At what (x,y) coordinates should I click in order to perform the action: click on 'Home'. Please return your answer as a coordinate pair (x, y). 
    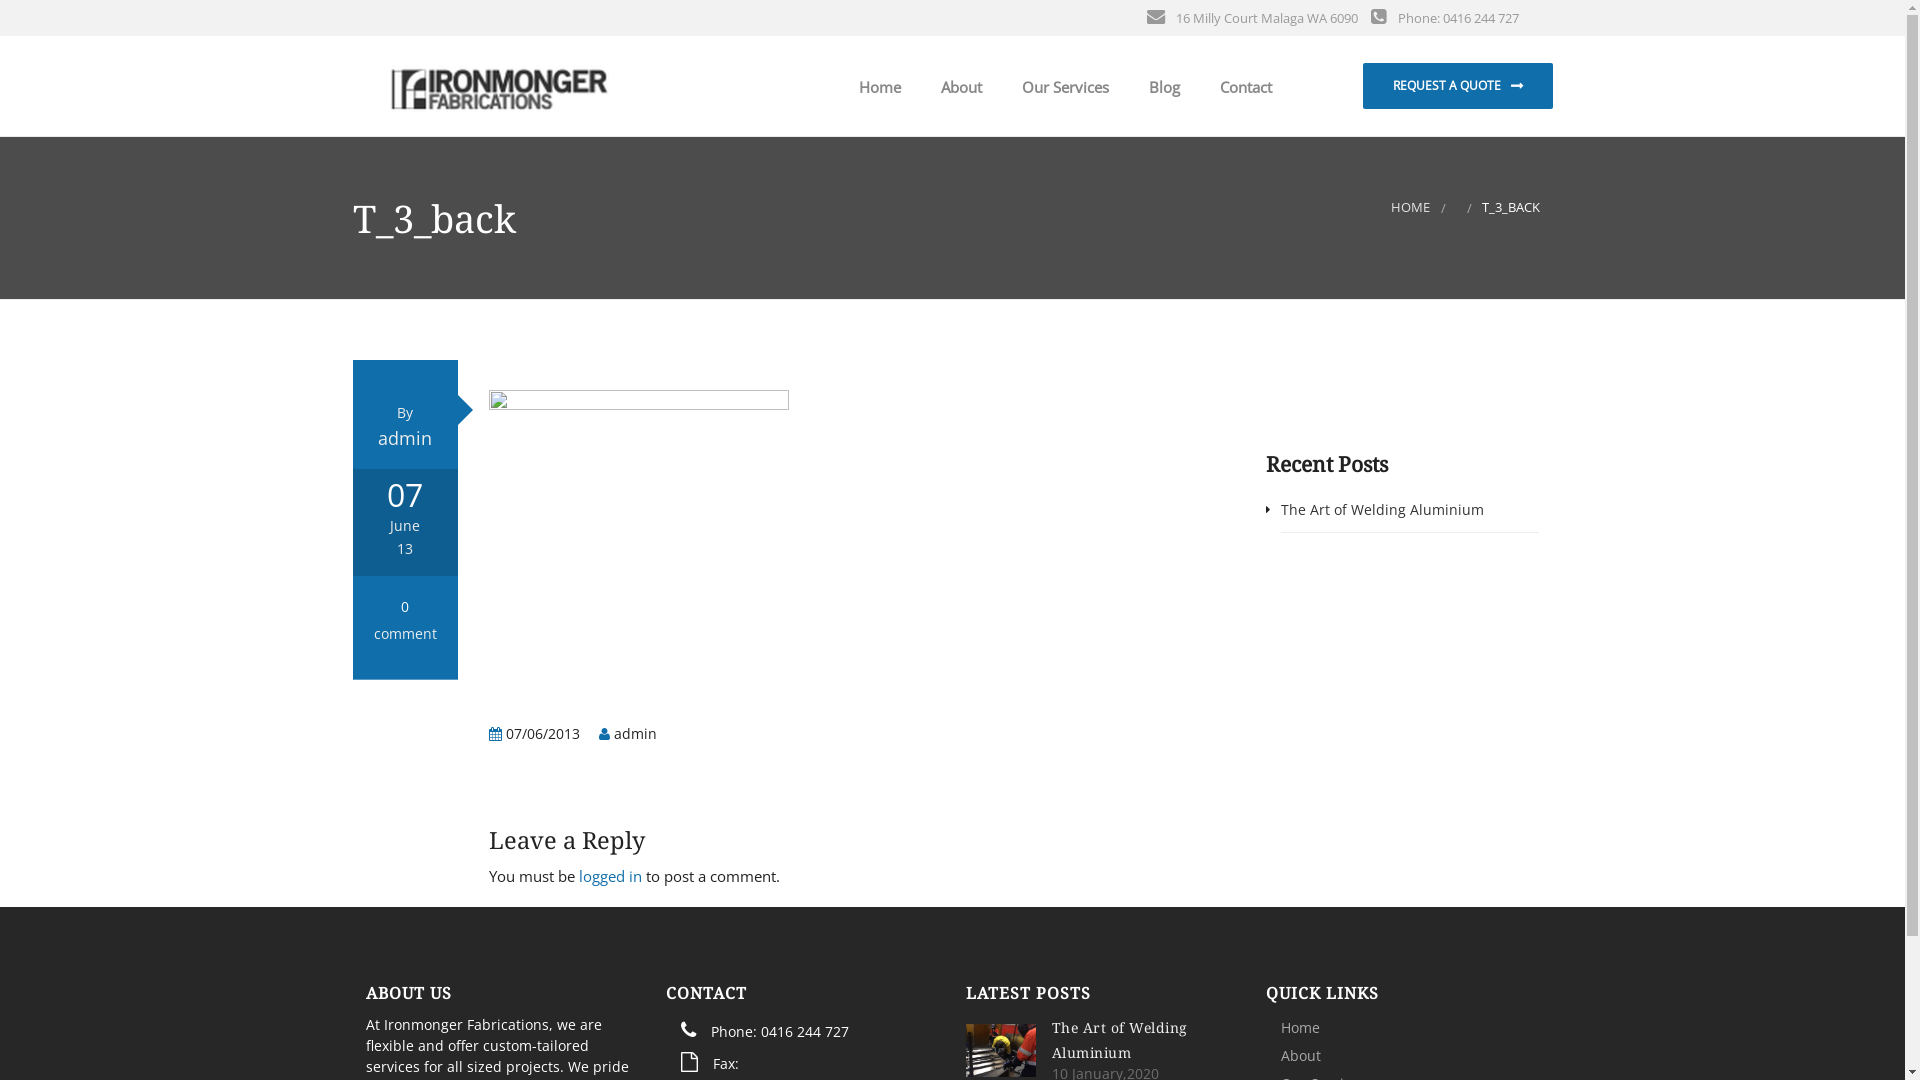
    Looking at the image, I should click on (874, 86).